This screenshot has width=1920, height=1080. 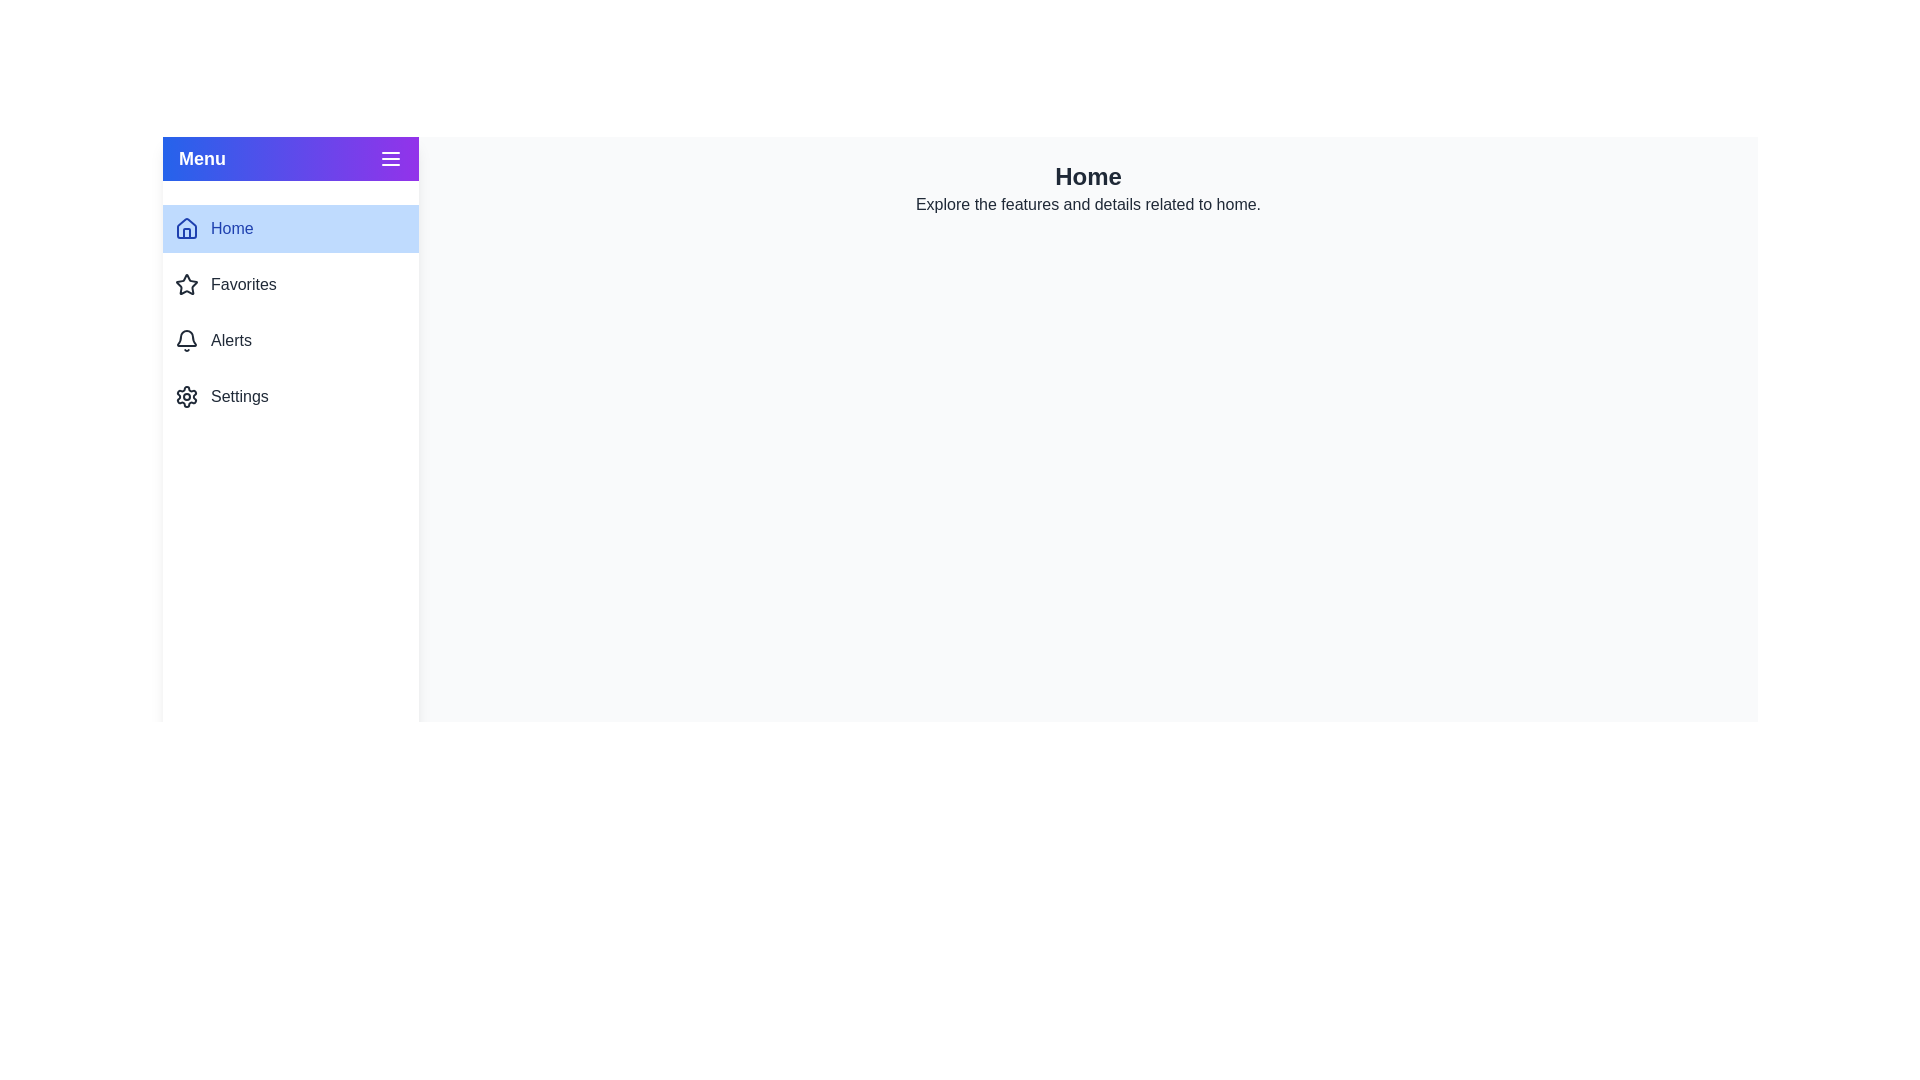 I want to click on the Icon Button located at the far right side of the header bar, adjacent to the text label 'Menu', so click(x=390, y=157).